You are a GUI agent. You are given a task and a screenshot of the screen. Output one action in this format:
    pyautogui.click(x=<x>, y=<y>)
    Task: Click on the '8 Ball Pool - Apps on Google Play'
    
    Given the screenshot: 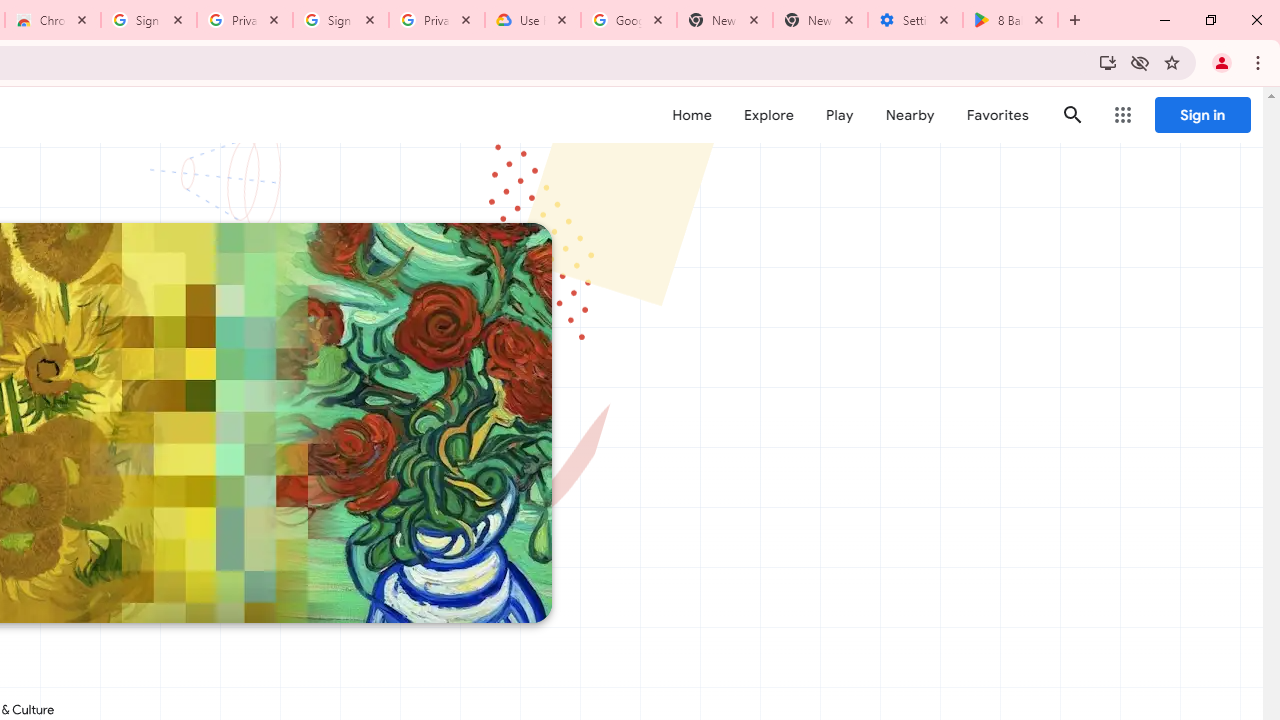 What is the action you would take?
    pyautogui.click(x=1010, y=20)
    